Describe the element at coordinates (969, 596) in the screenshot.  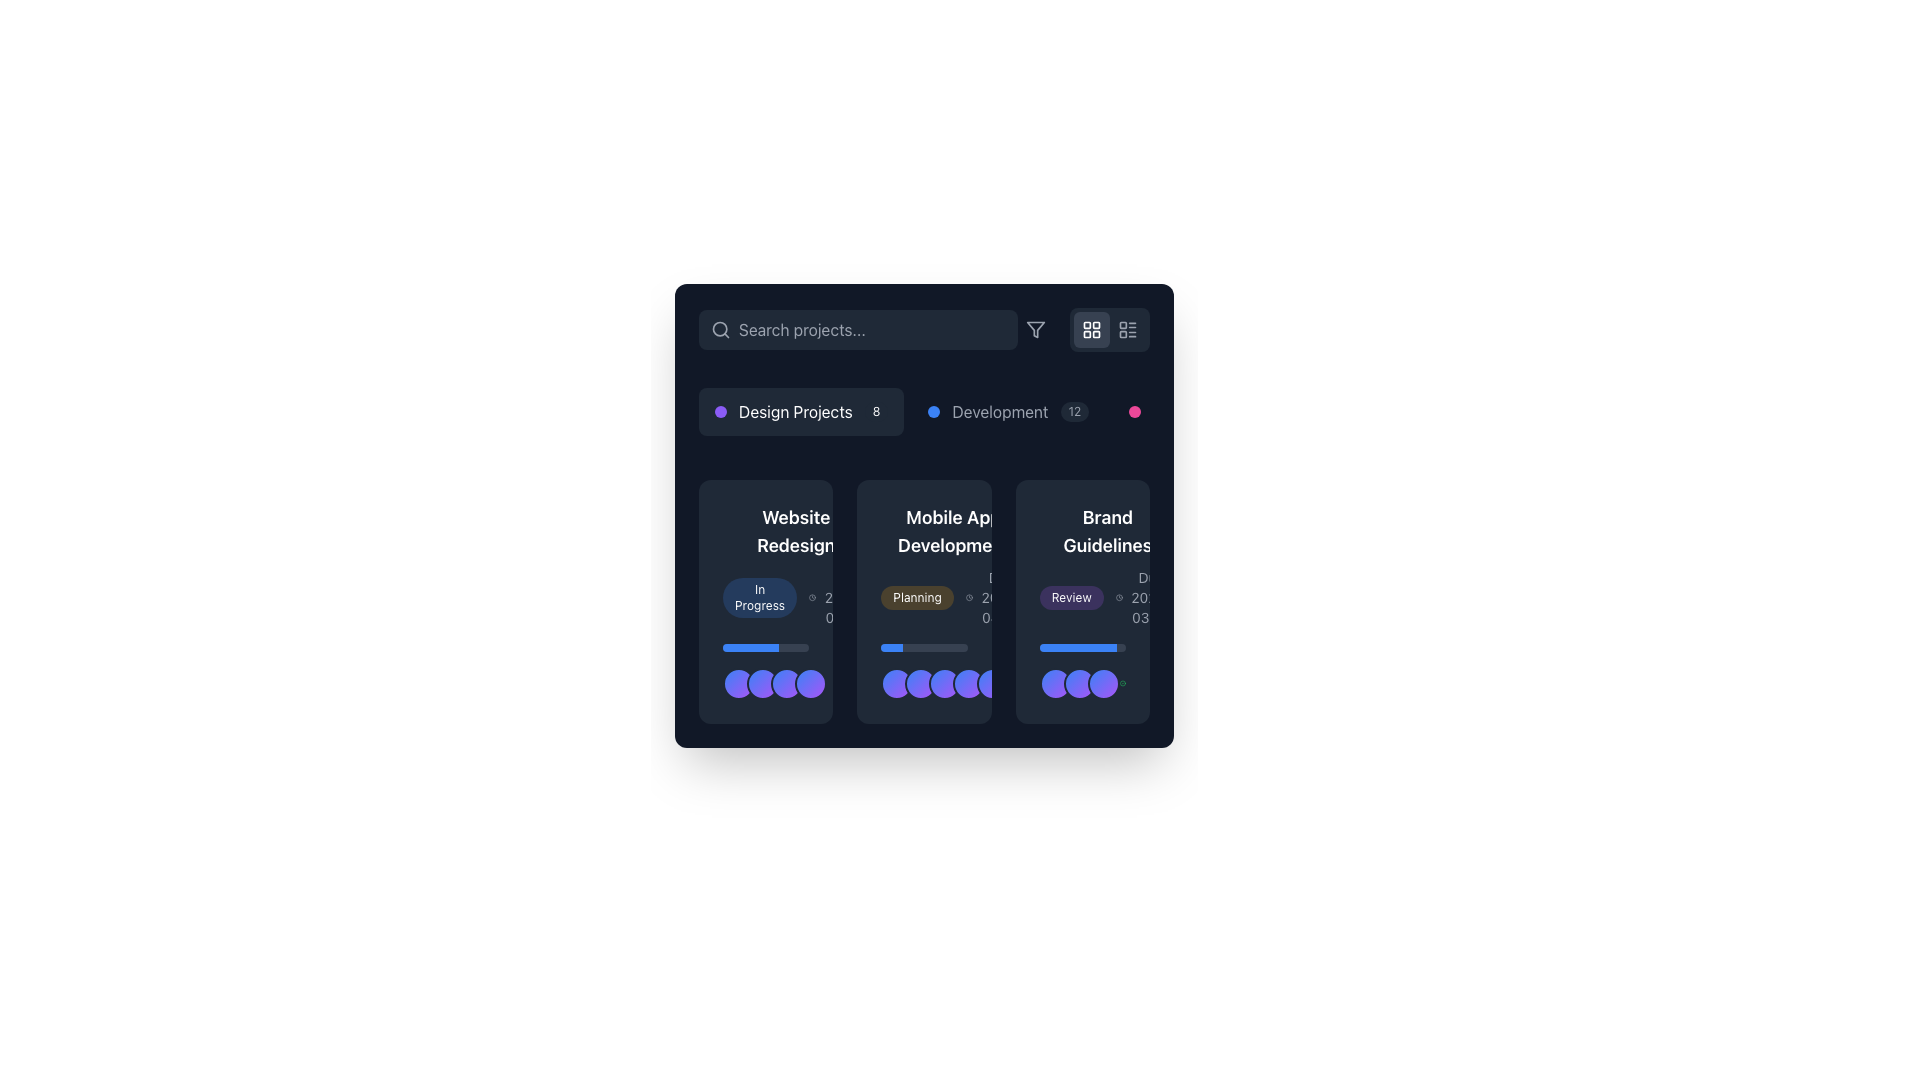
I see `the small clock icon with a circular outline located immediately to the left of the text 'Due 2024-04-01'` at that location.